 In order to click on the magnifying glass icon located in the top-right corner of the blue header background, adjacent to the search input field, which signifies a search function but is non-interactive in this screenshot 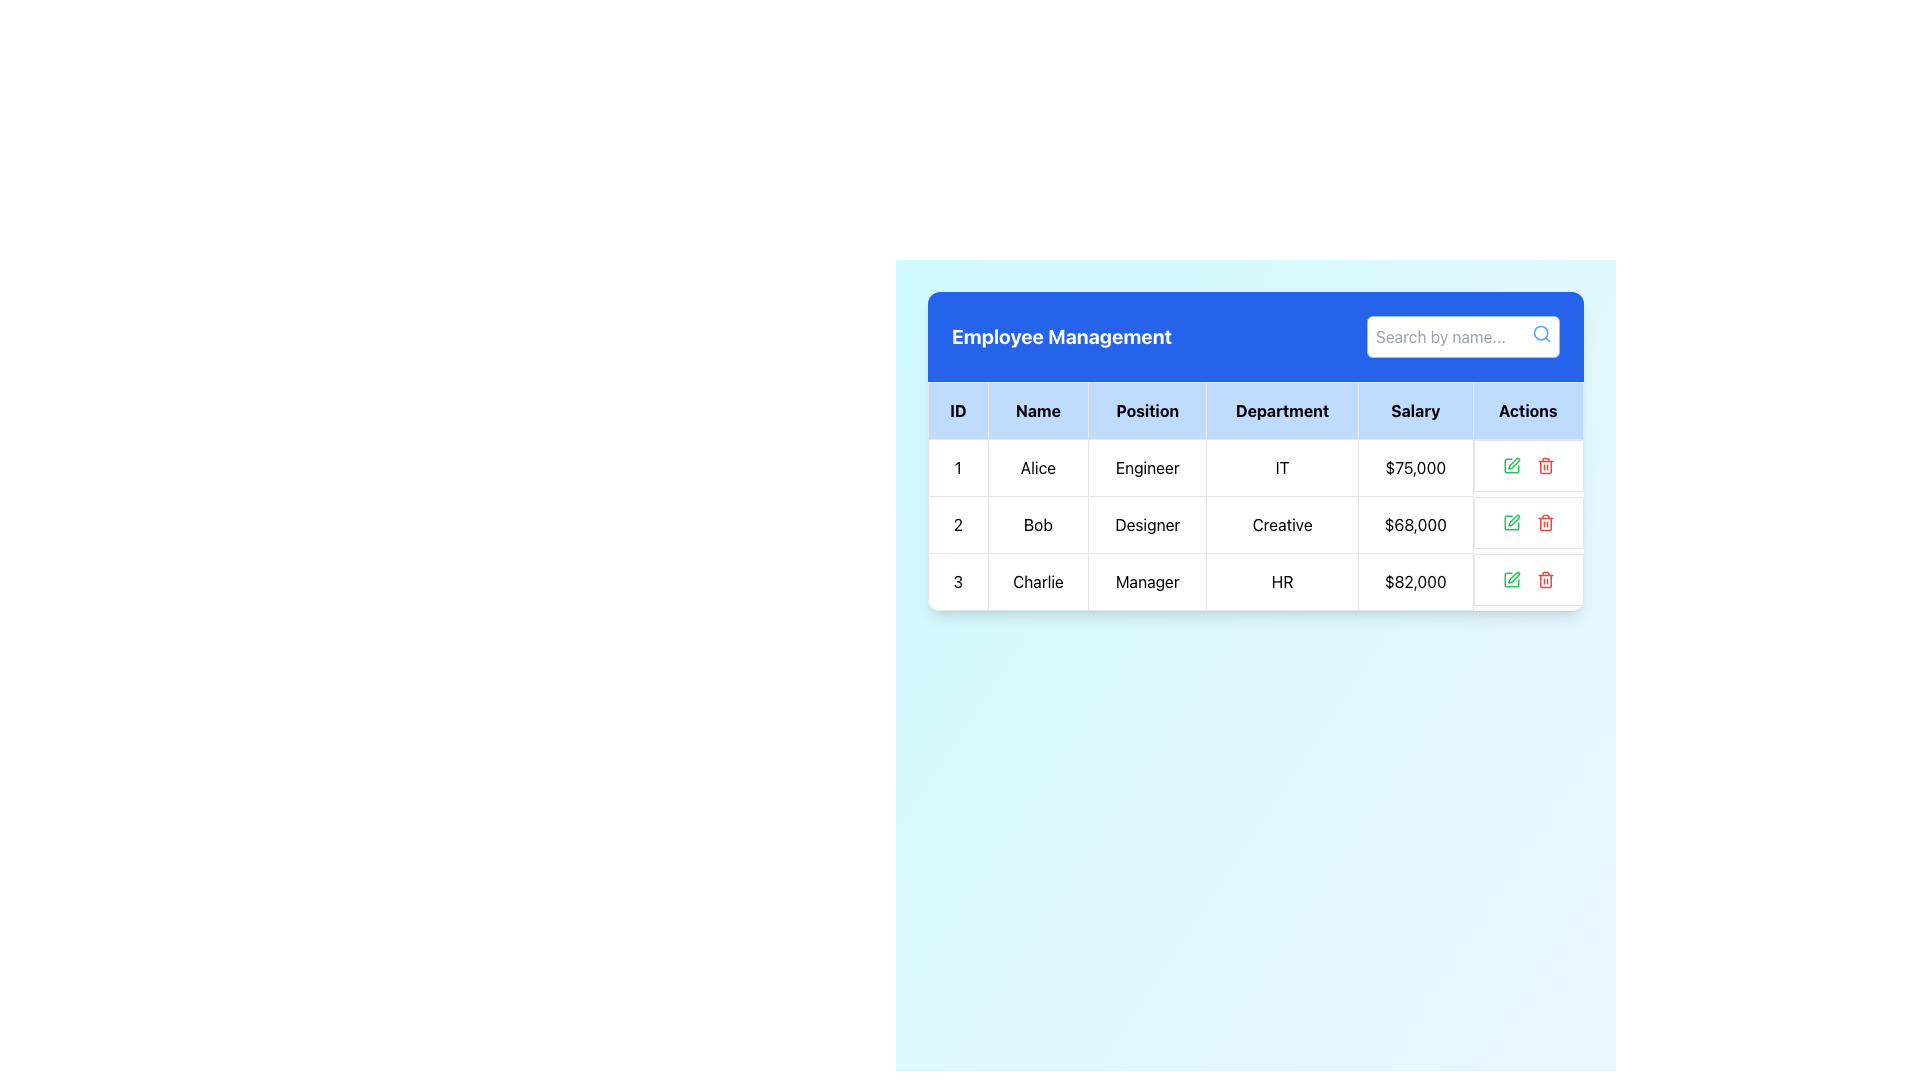, I will do `click(1540, 333)`.